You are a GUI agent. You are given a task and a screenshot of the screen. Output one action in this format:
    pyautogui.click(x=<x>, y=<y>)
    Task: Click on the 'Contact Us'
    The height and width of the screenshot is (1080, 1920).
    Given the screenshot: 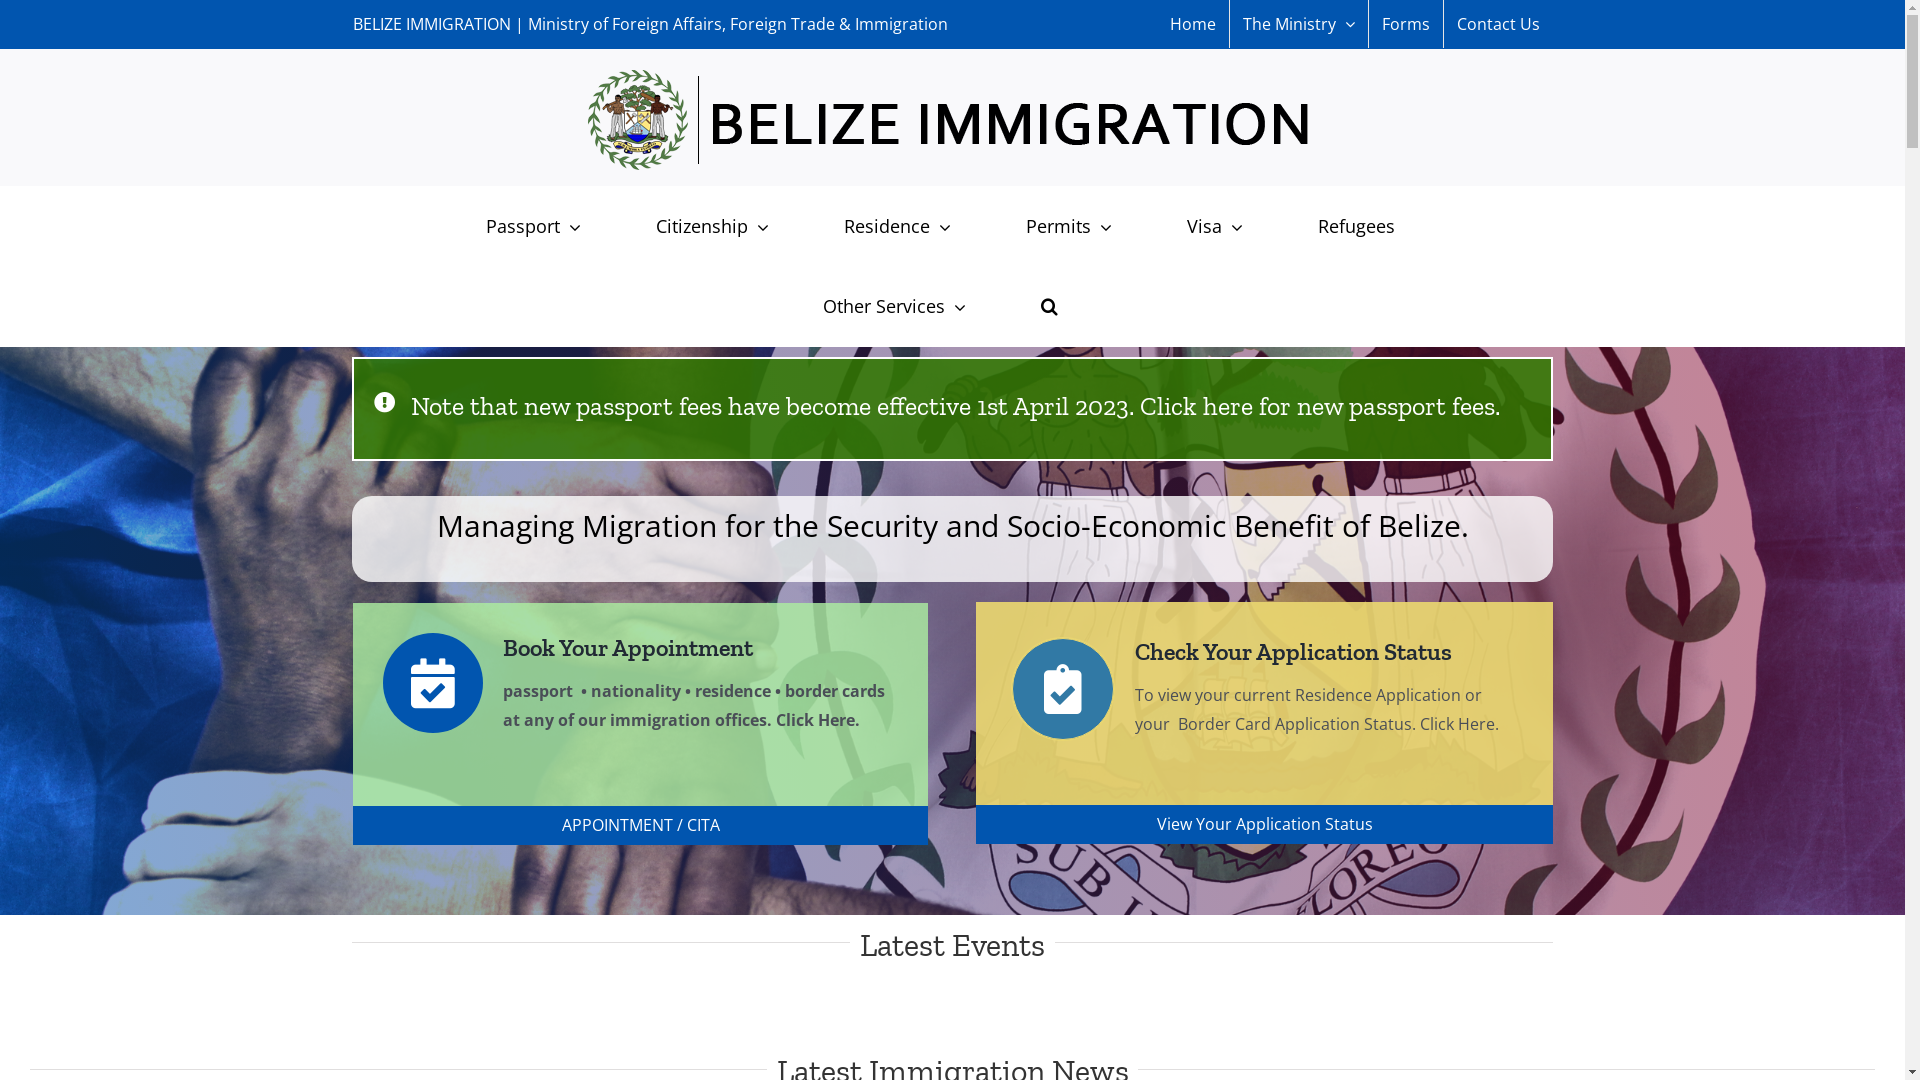 What is the action you would take?
    pyautogui.click(x=1498, y=23)
    